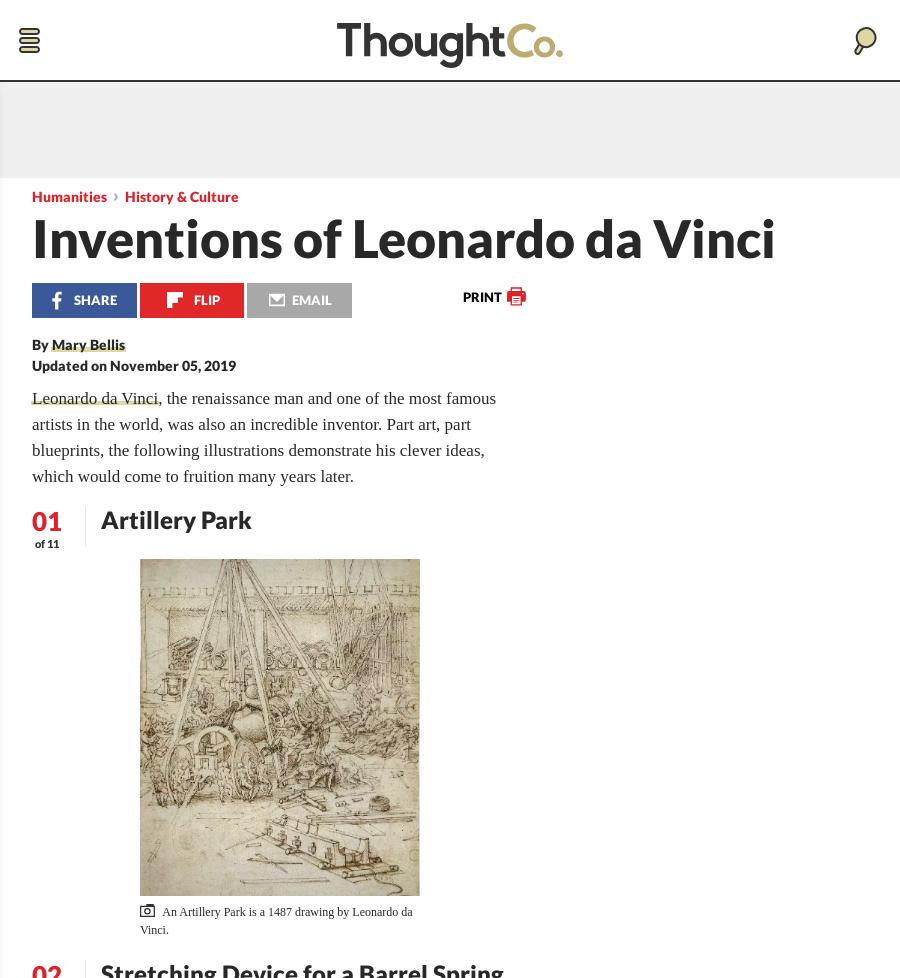 The height and width of the screenshot is (978, 900). I want to click on 'Humanities', so click(68, 196).